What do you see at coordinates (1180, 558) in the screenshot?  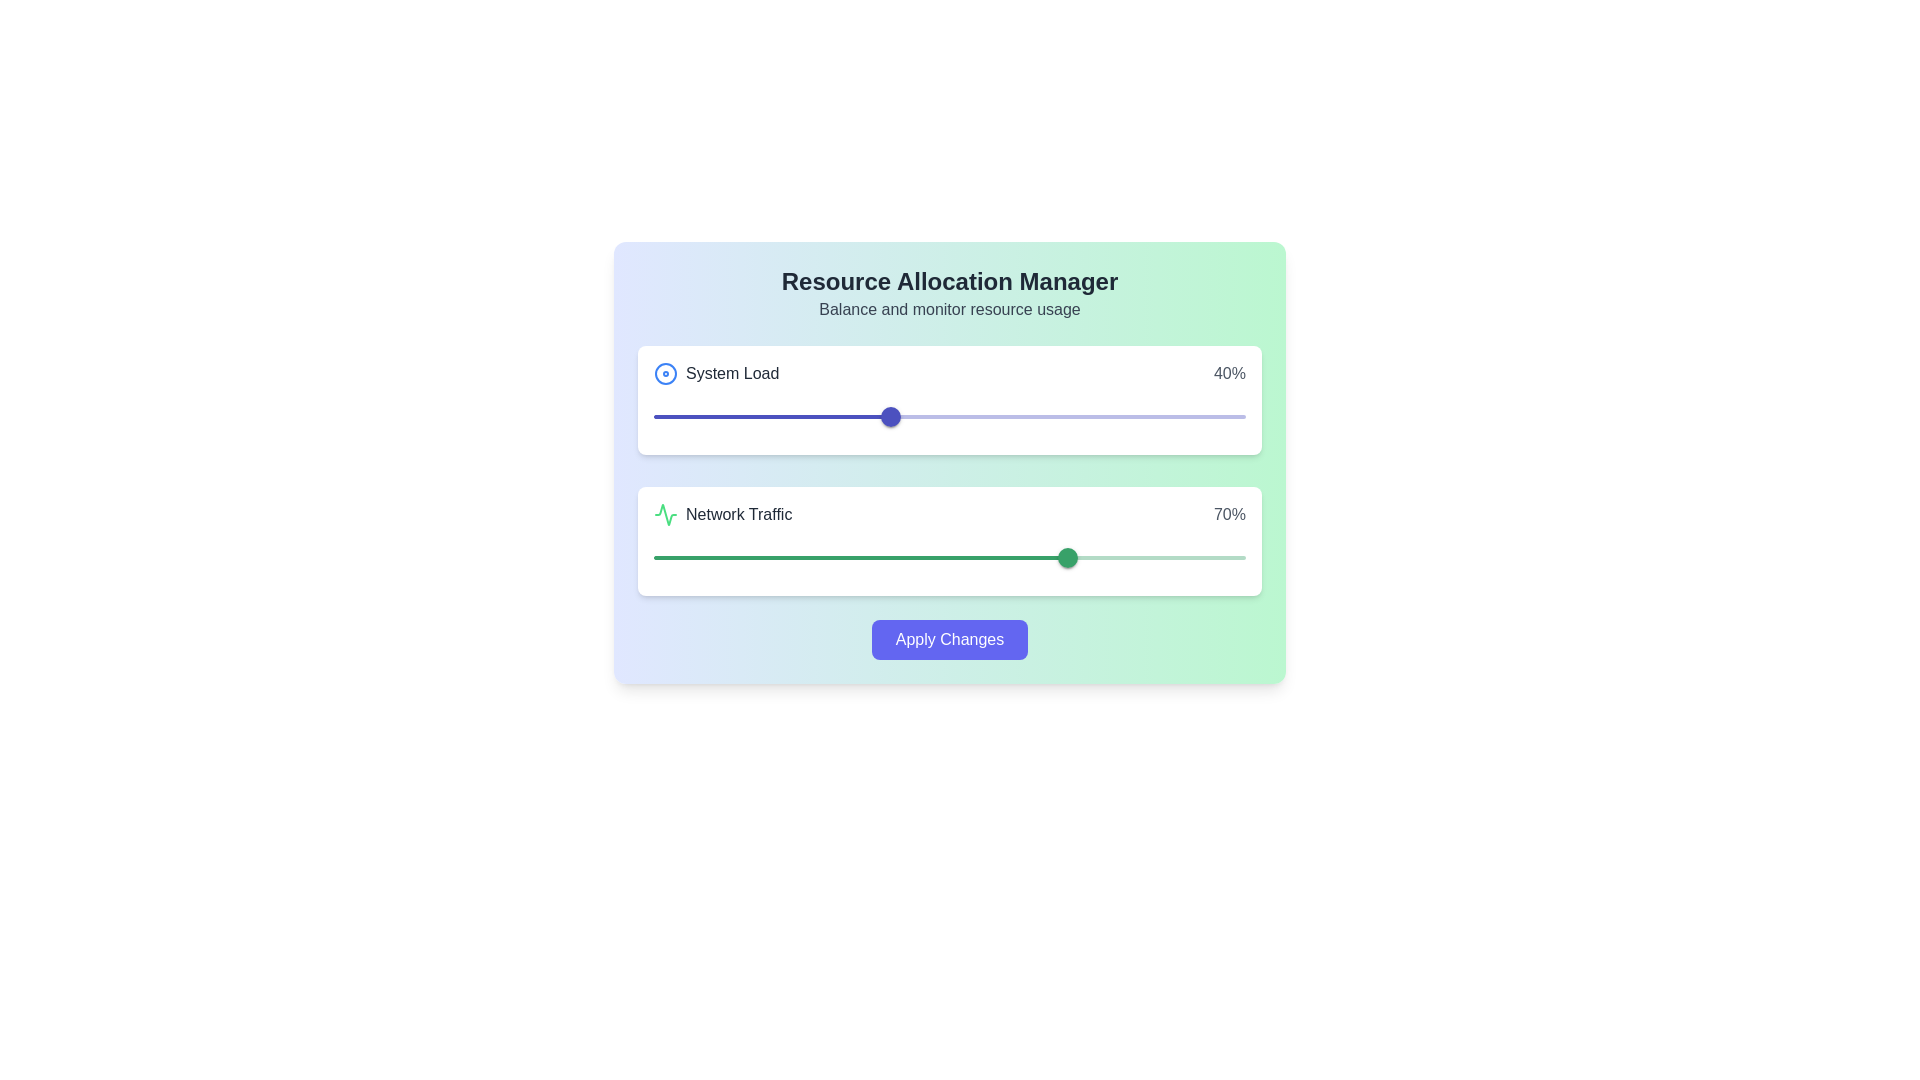 I see `the slider value` at bounding box center [1180, 558].